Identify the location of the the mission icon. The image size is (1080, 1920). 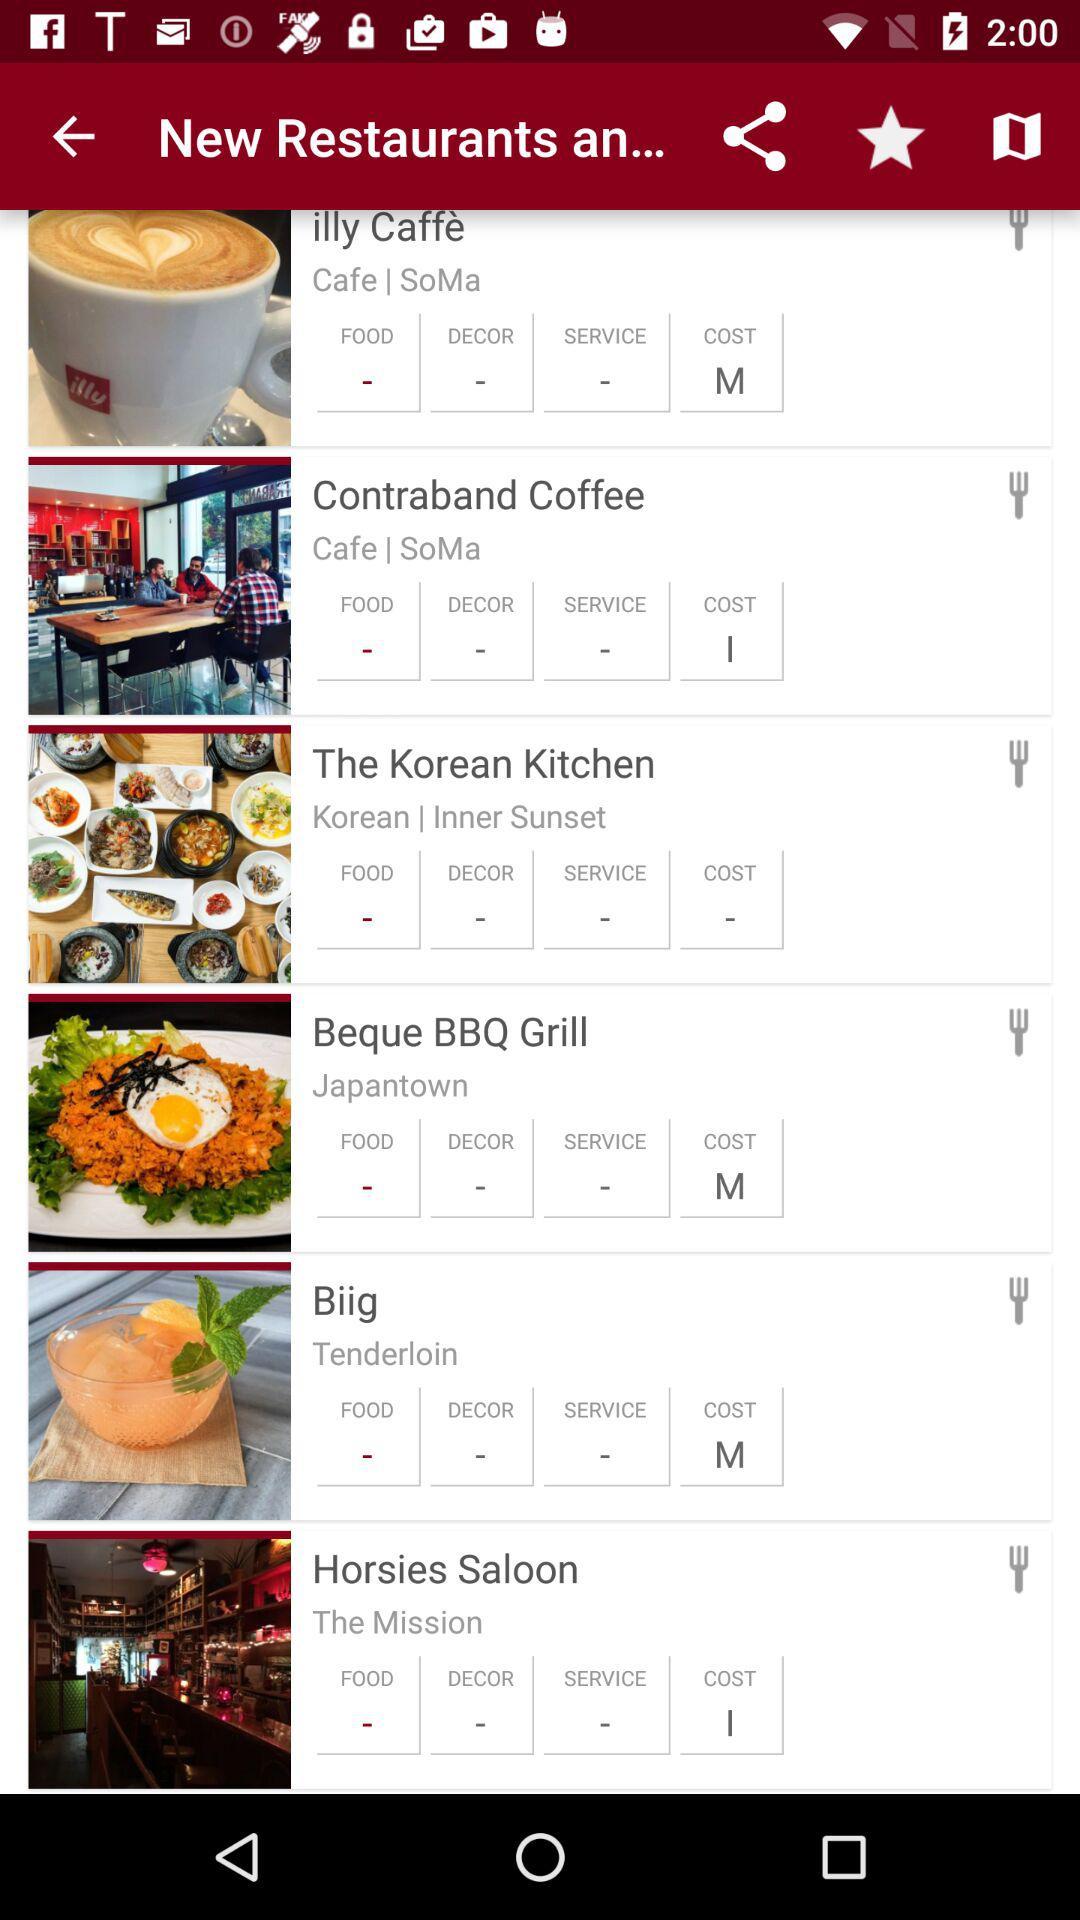
(397, 1621).